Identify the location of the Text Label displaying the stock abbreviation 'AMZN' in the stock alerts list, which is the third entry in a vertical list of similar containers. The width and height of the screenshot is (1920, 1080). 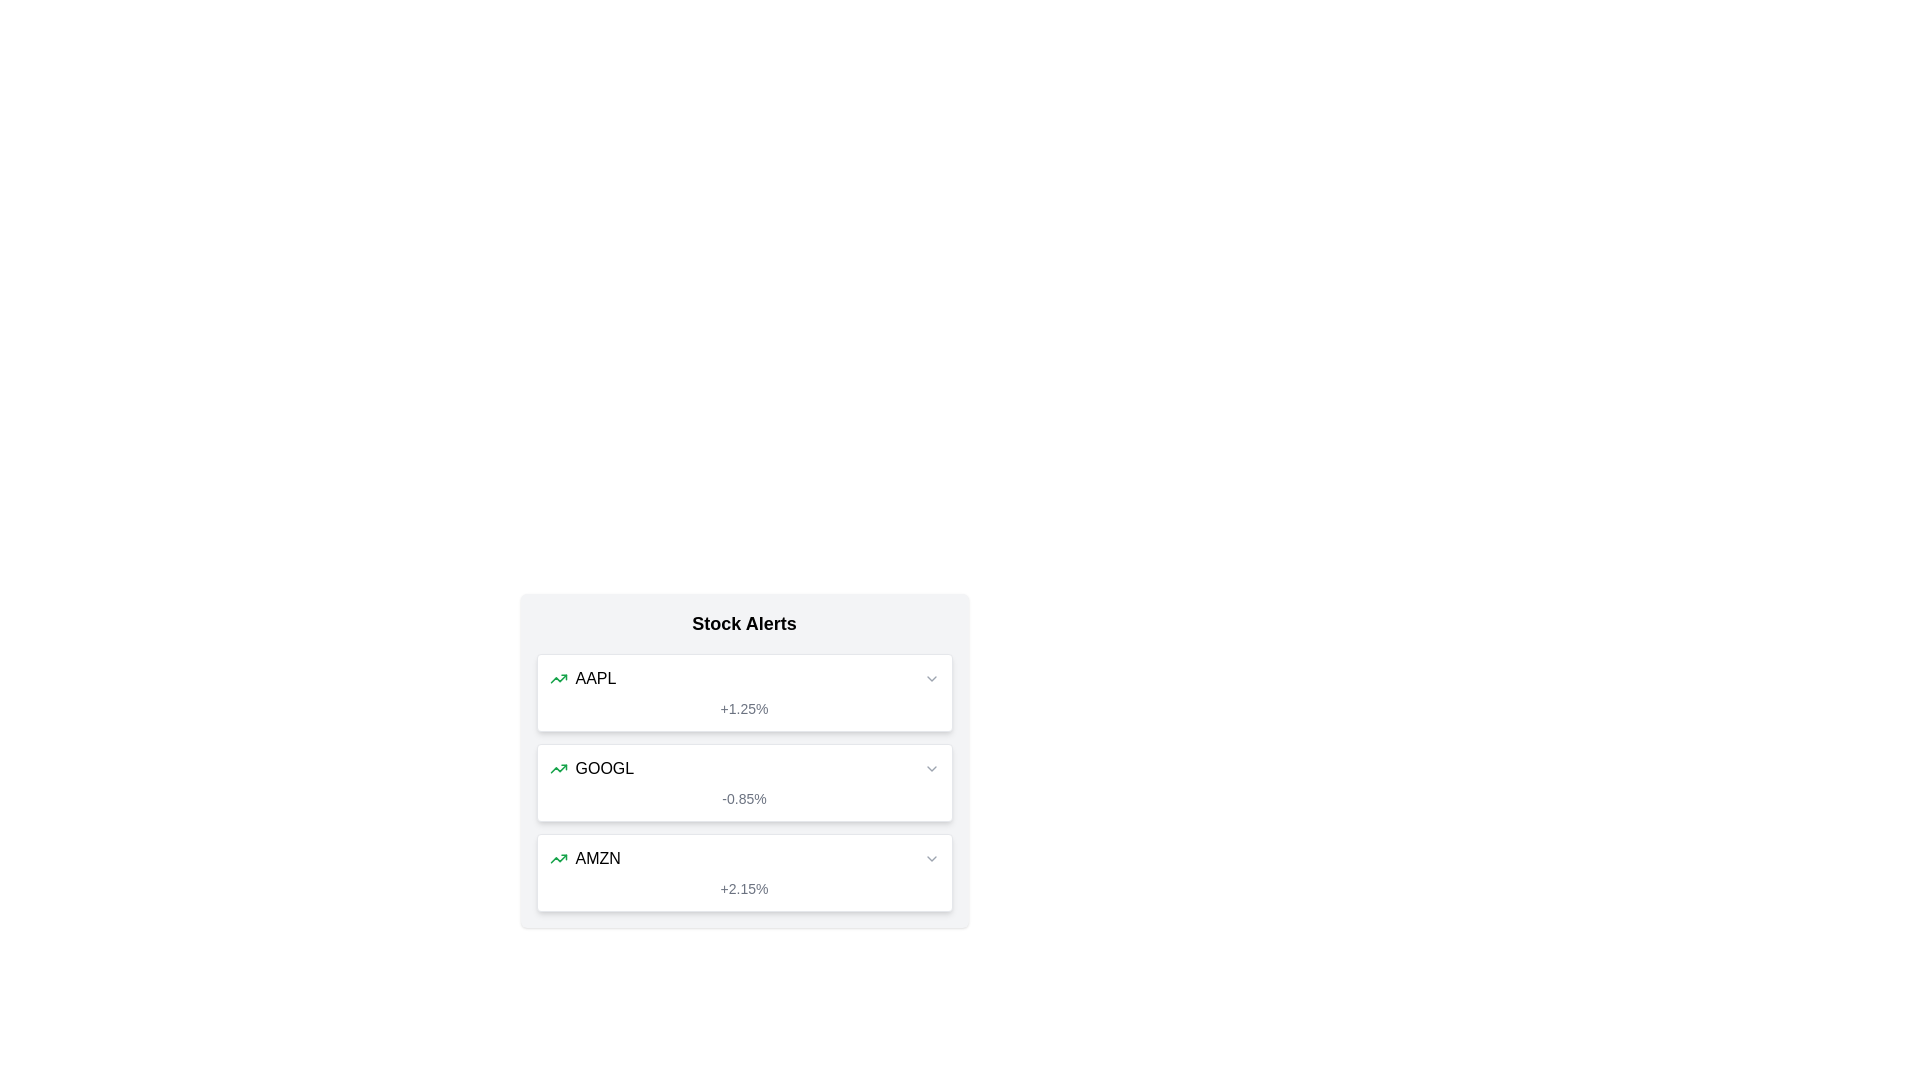
(597, 858).